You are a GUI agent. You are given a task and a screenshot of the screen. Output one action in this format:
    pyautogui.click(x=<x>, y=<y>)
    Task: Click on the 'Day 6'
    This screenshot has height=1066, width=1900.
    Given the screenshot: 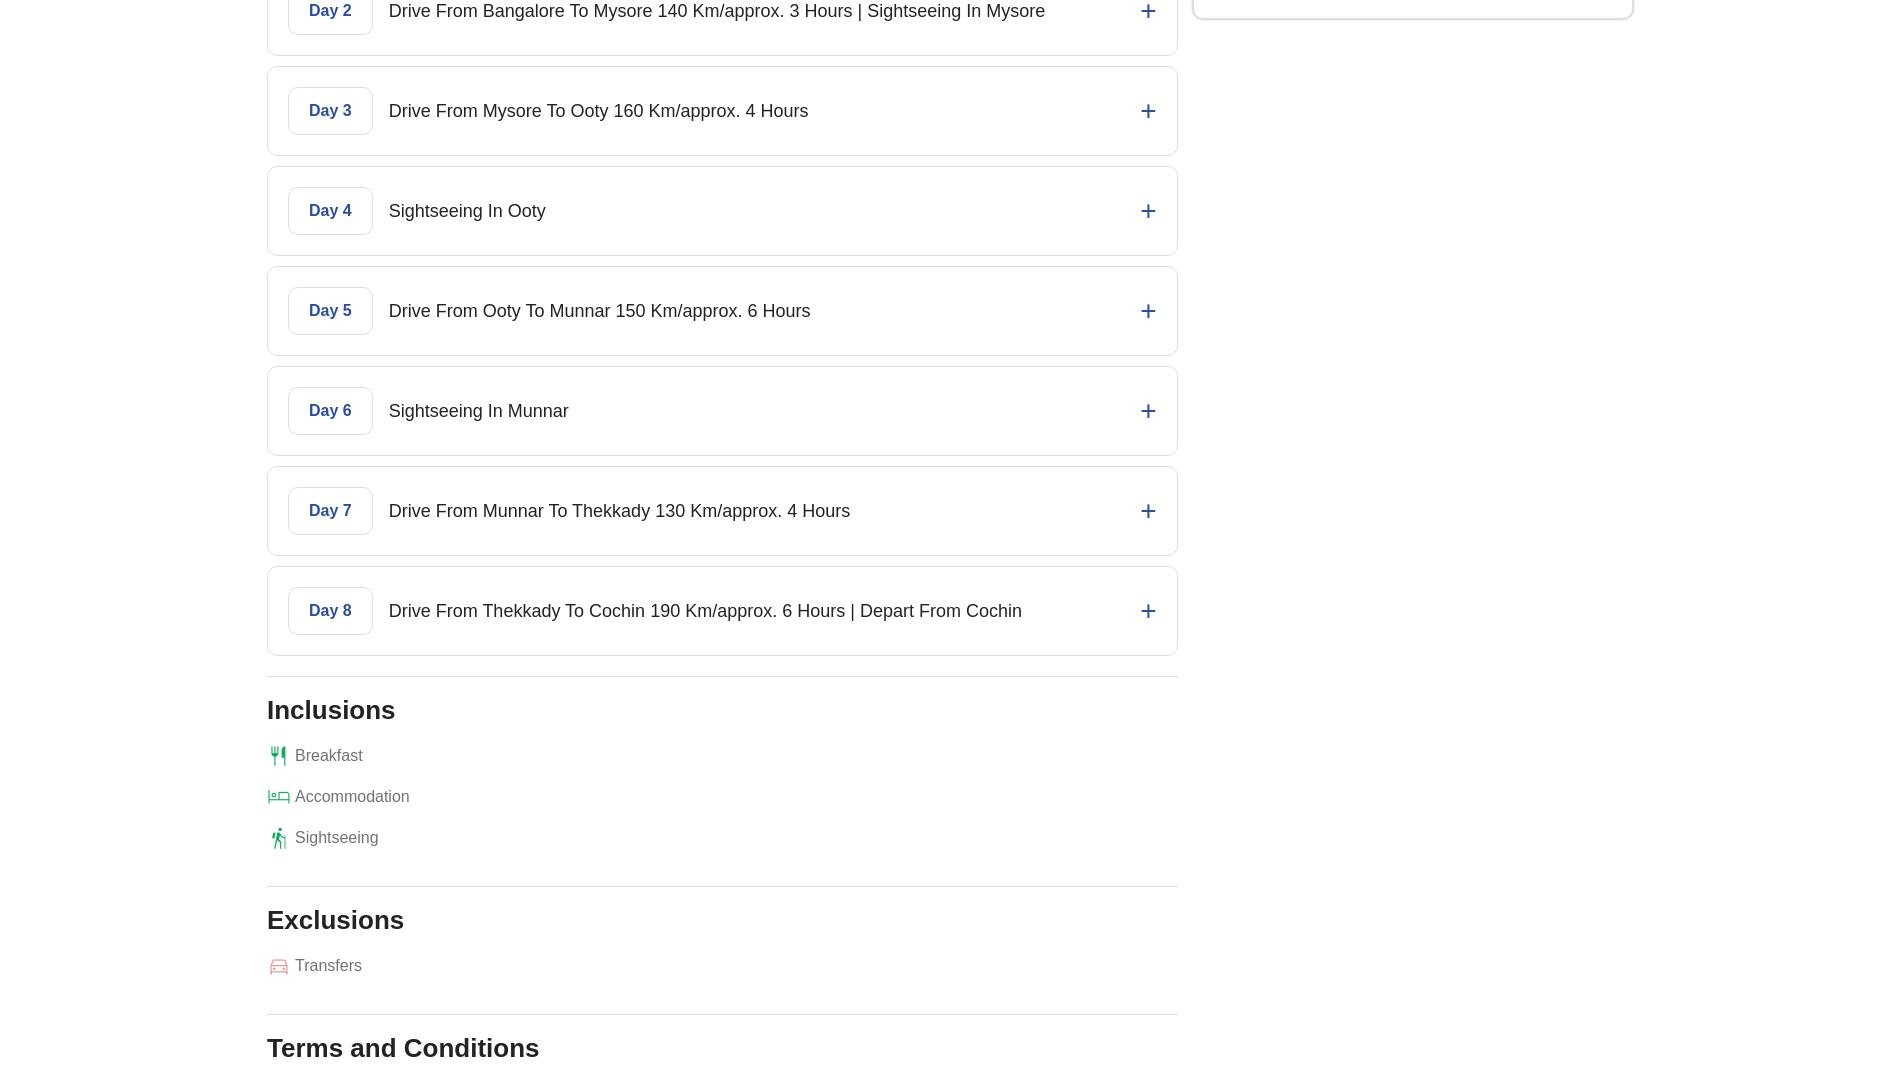 What is the action you would take?
    pyautogui.click(x=329, y=410)
    